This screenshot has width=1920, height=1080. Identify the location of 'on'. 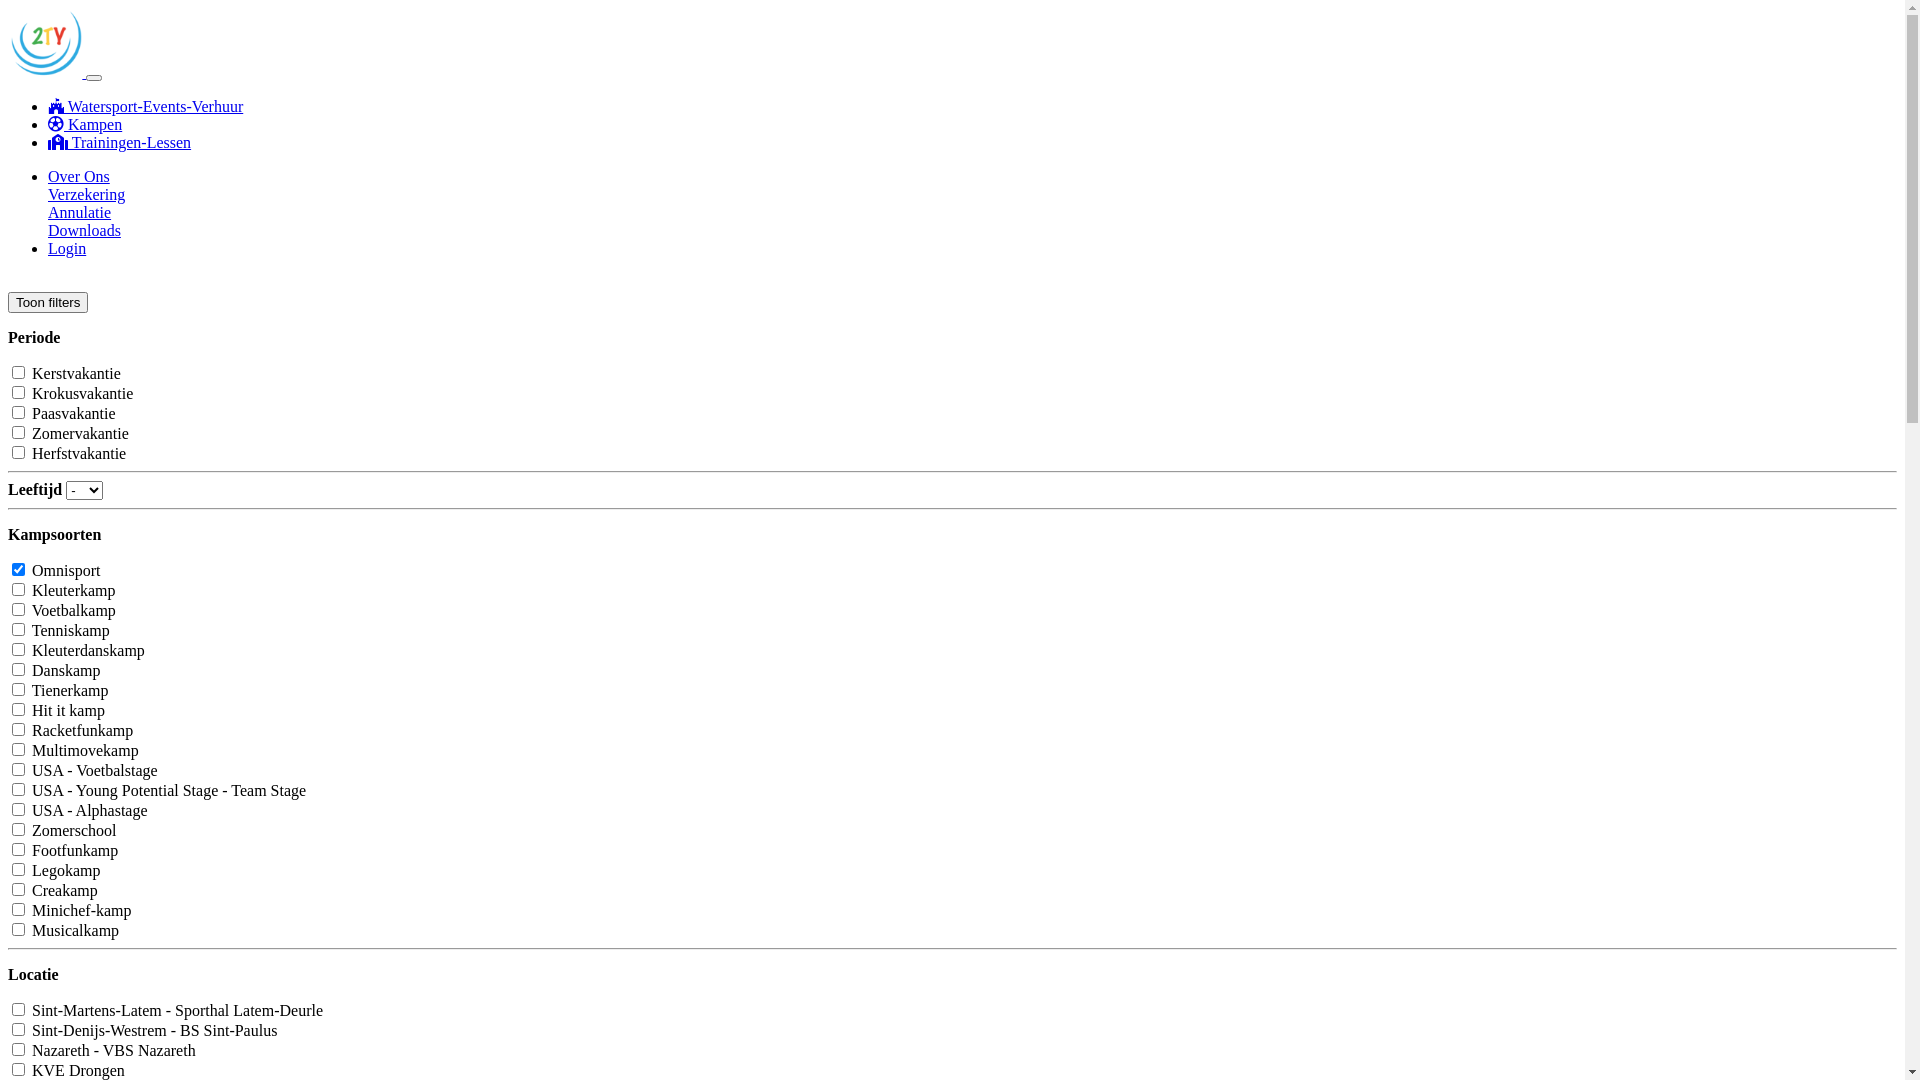
(12, 588).